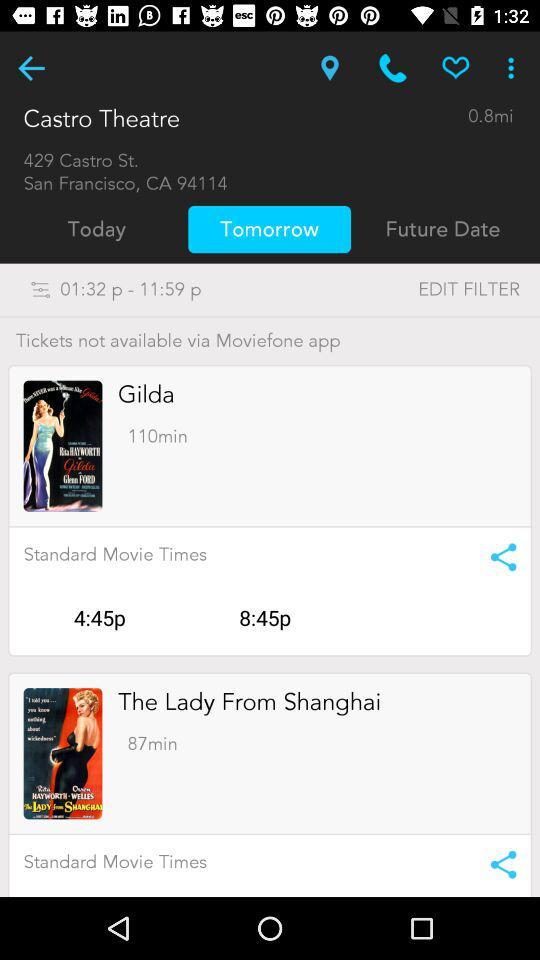 This screenshot has width=540, height=960. Describe the element at coordinates (427, 288) in the screenshot. I see `the icon to the right of 01 32 p icon` at that location.